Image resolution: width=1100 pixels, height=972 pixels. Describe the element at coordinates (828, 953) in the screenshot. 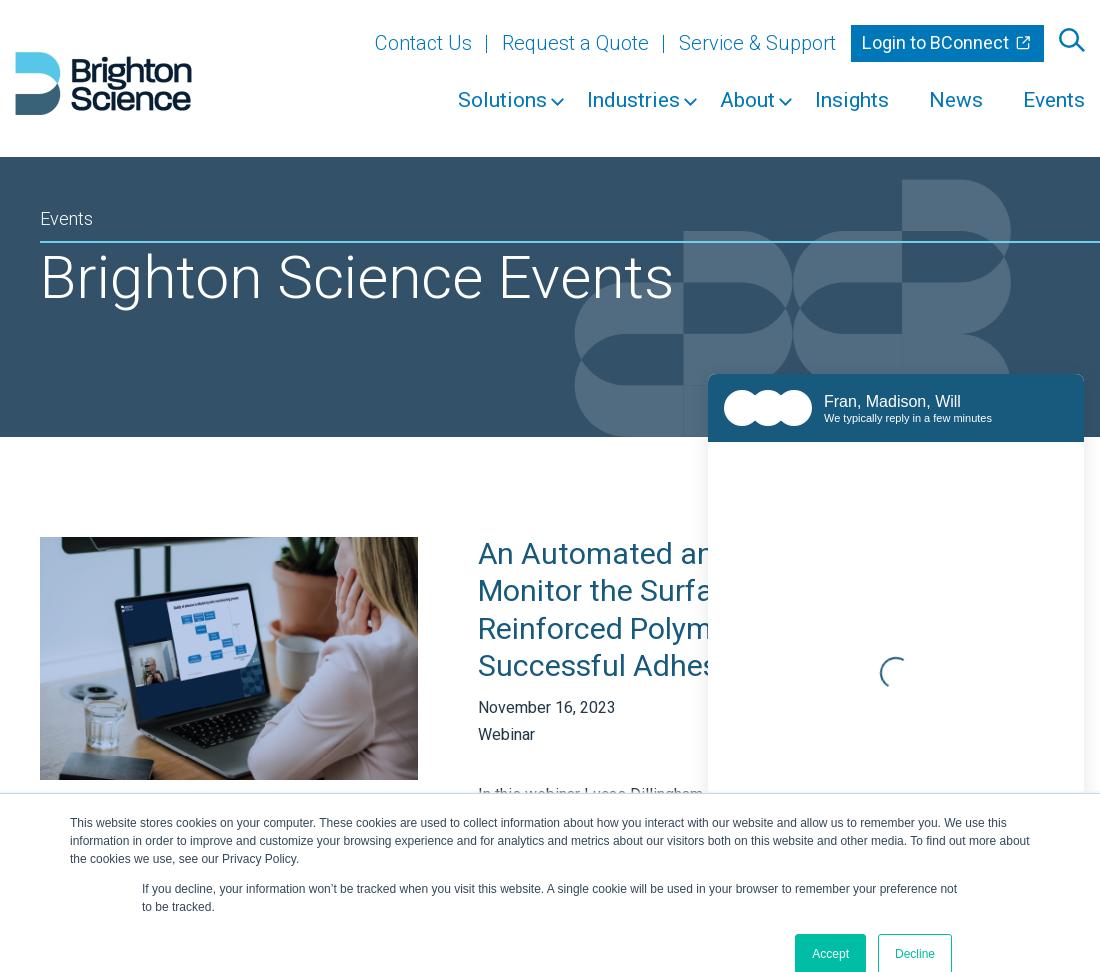

I see `'Accept'` at that location.